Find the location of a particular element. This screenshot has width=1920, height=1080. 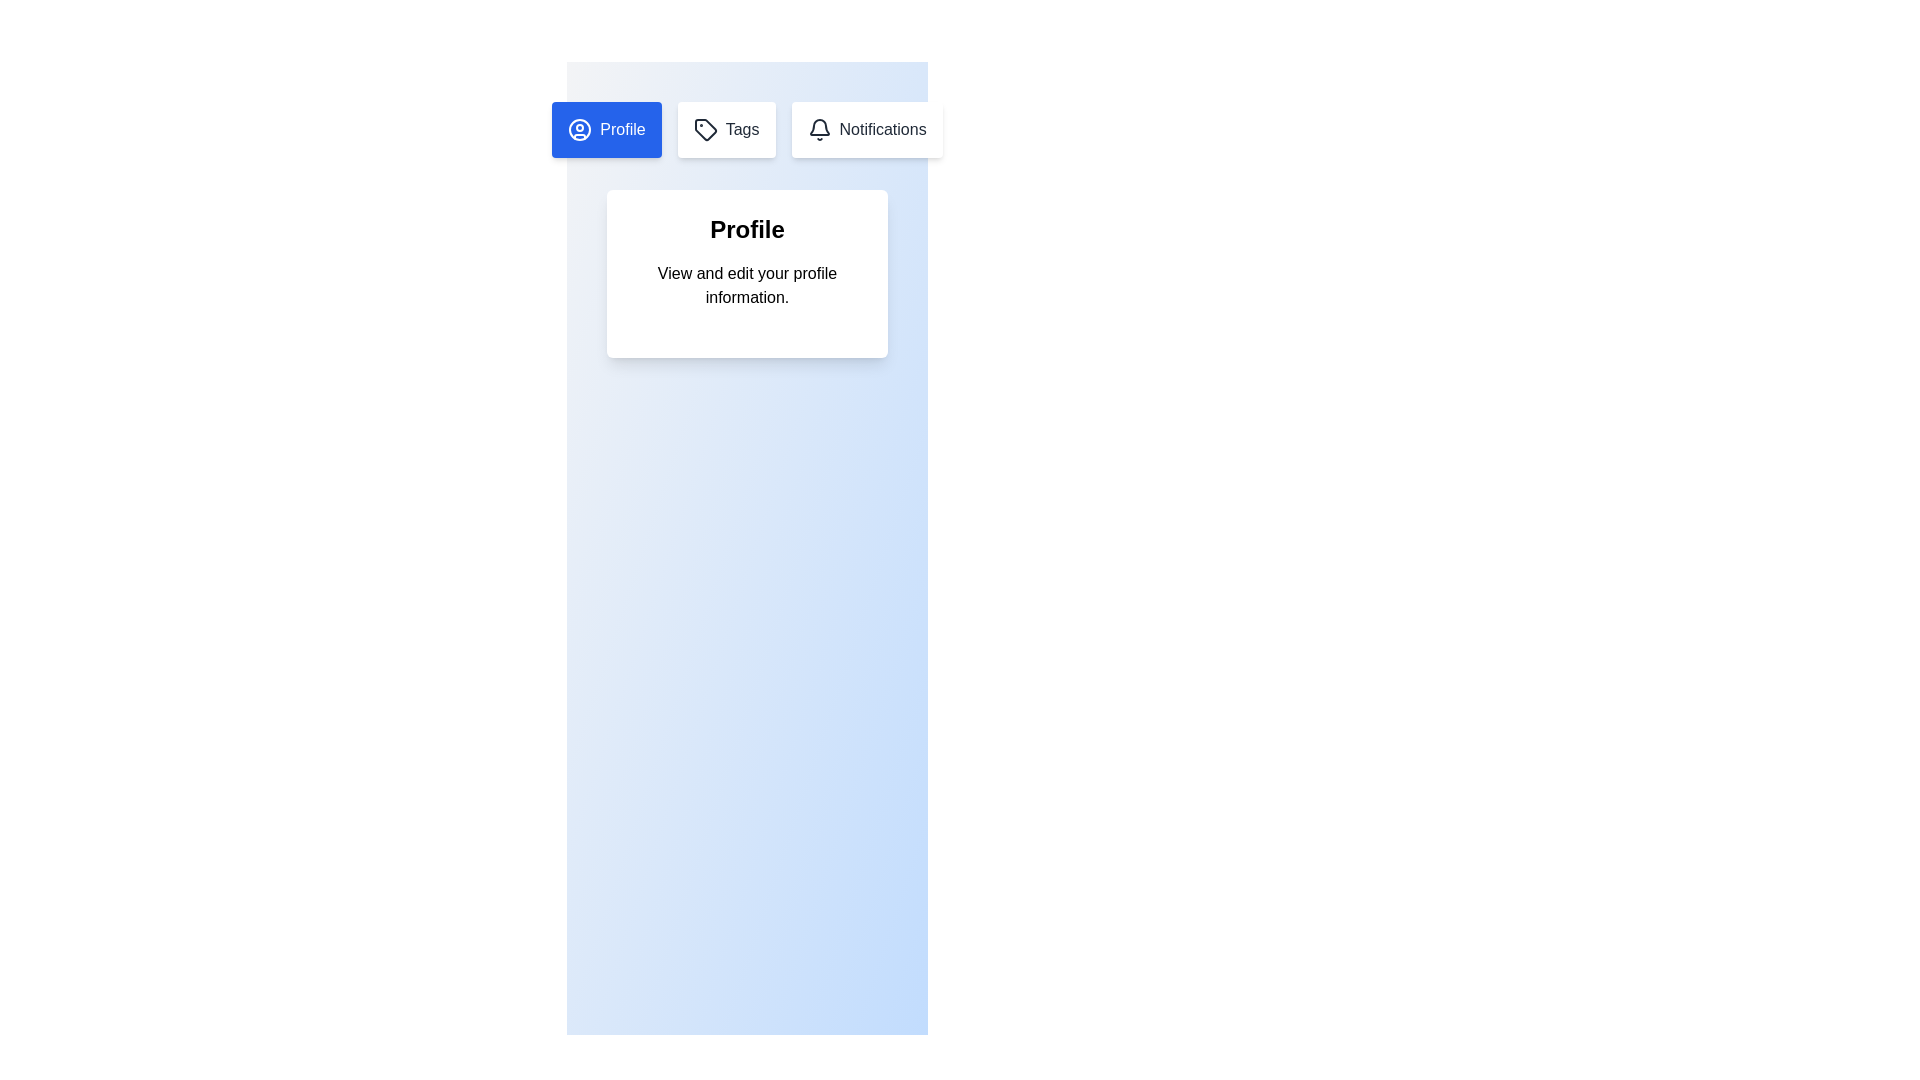

the Profile tab is located at coordinates (605, 130).